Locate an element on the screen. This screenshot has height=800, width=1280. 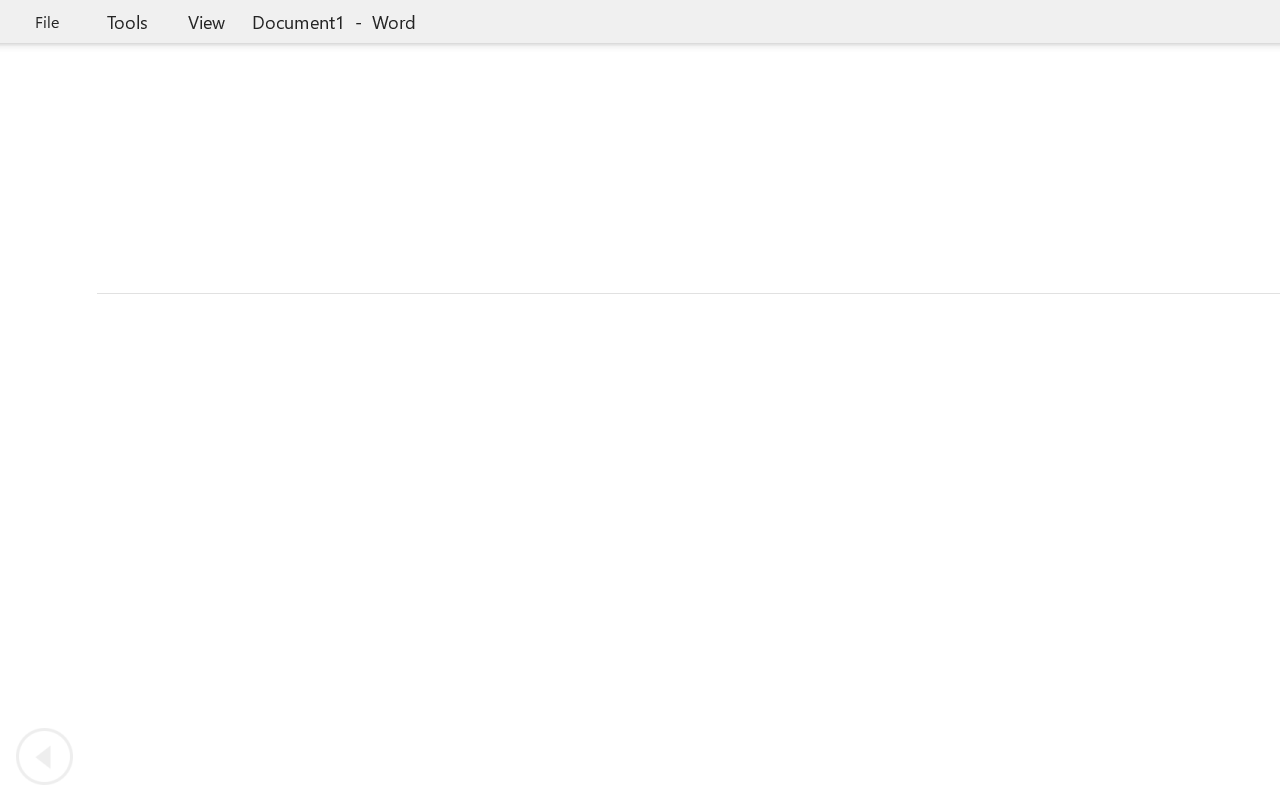
'Tools' is located at coordinates (126, 21).